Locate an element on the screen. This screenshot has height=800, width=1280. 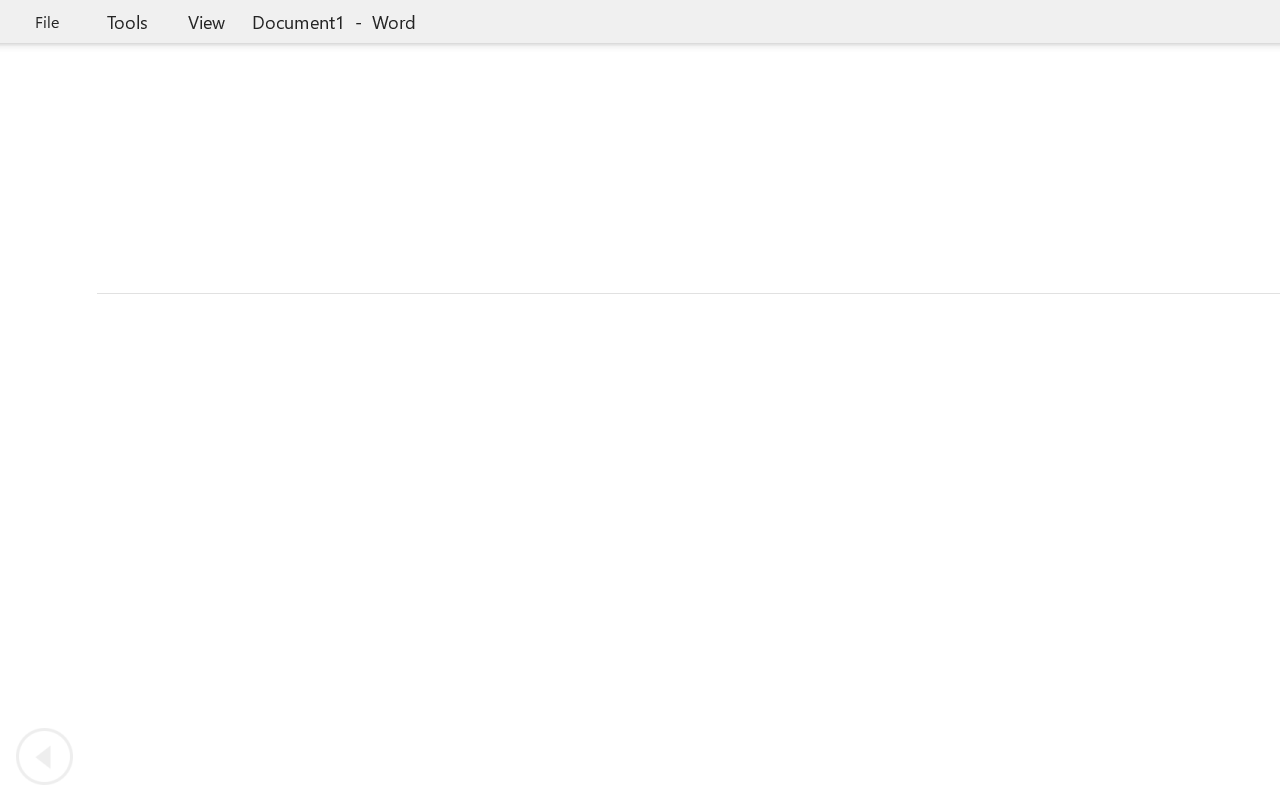
'Tools' is located at coordinates (126, 21).